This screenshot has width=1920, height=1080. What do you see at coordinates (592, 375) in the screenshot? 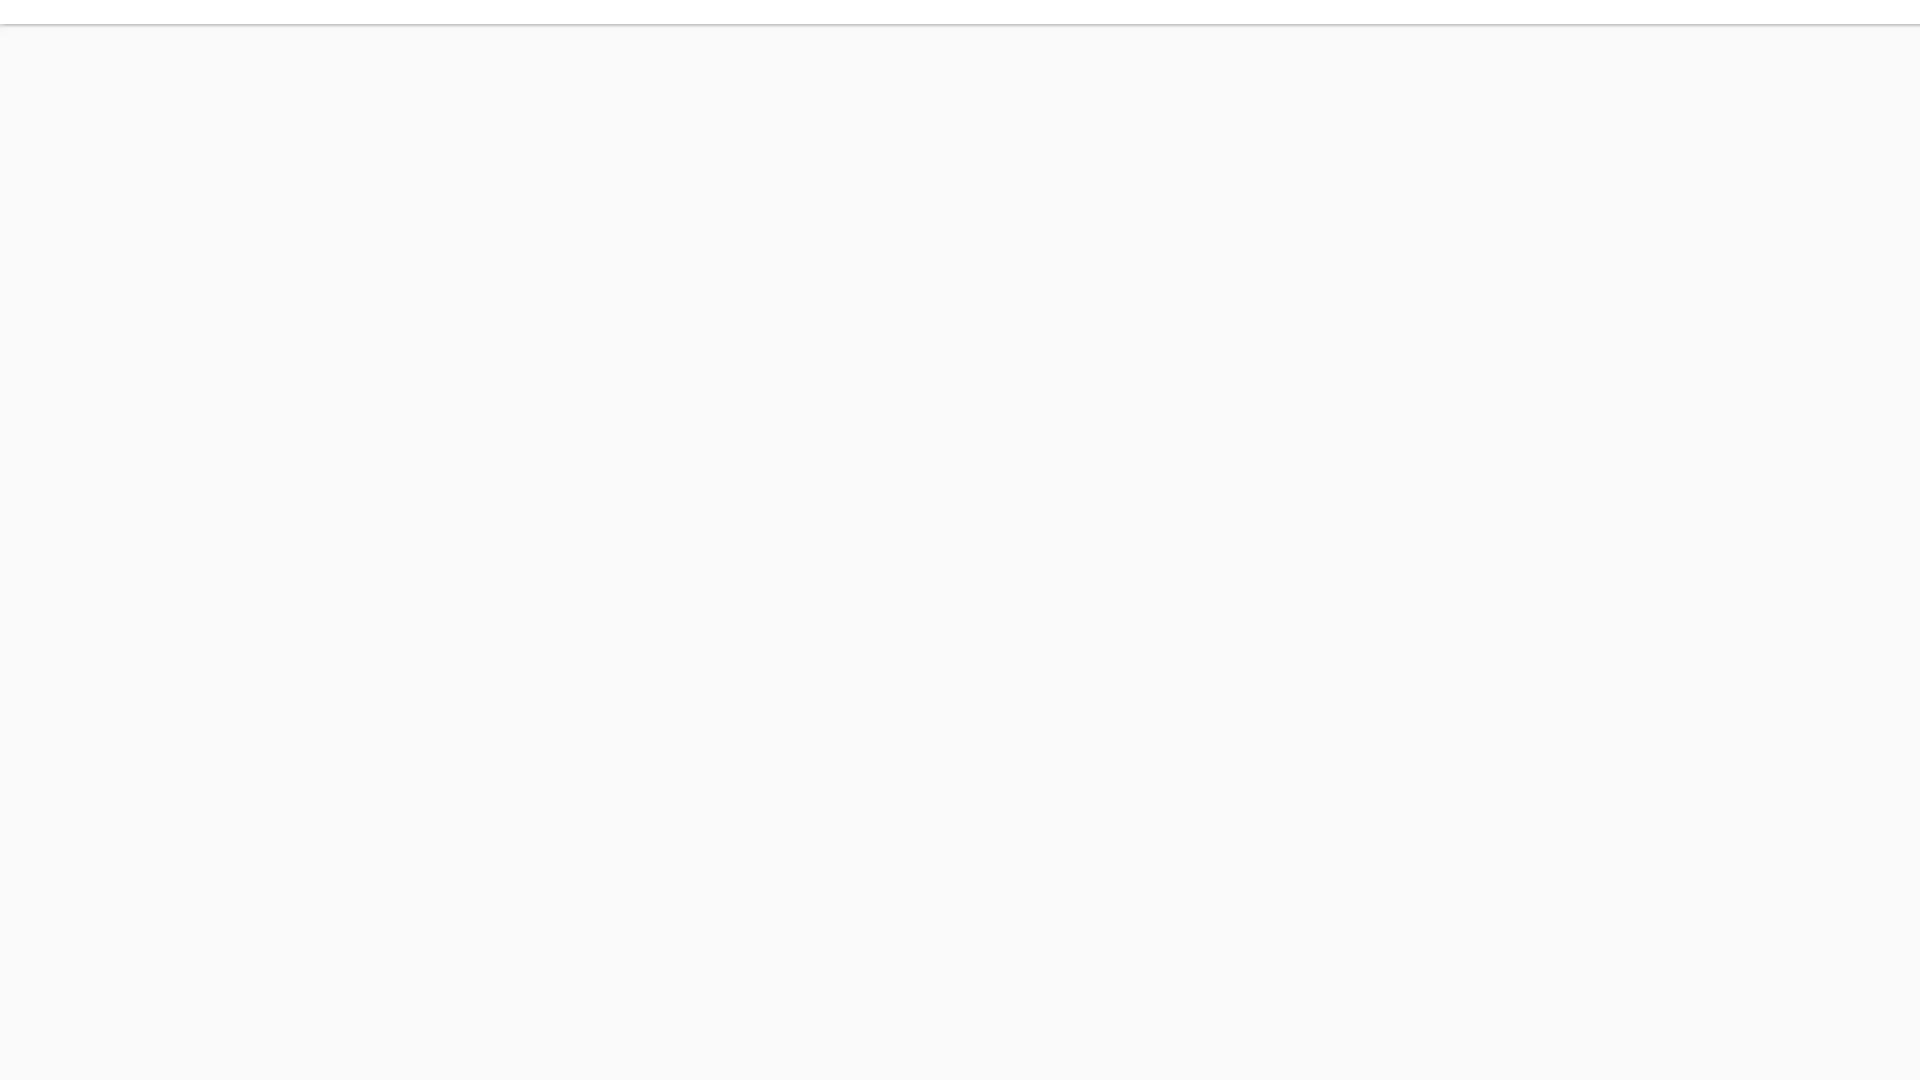
I see `Submit` at bounding box center [592, 375].